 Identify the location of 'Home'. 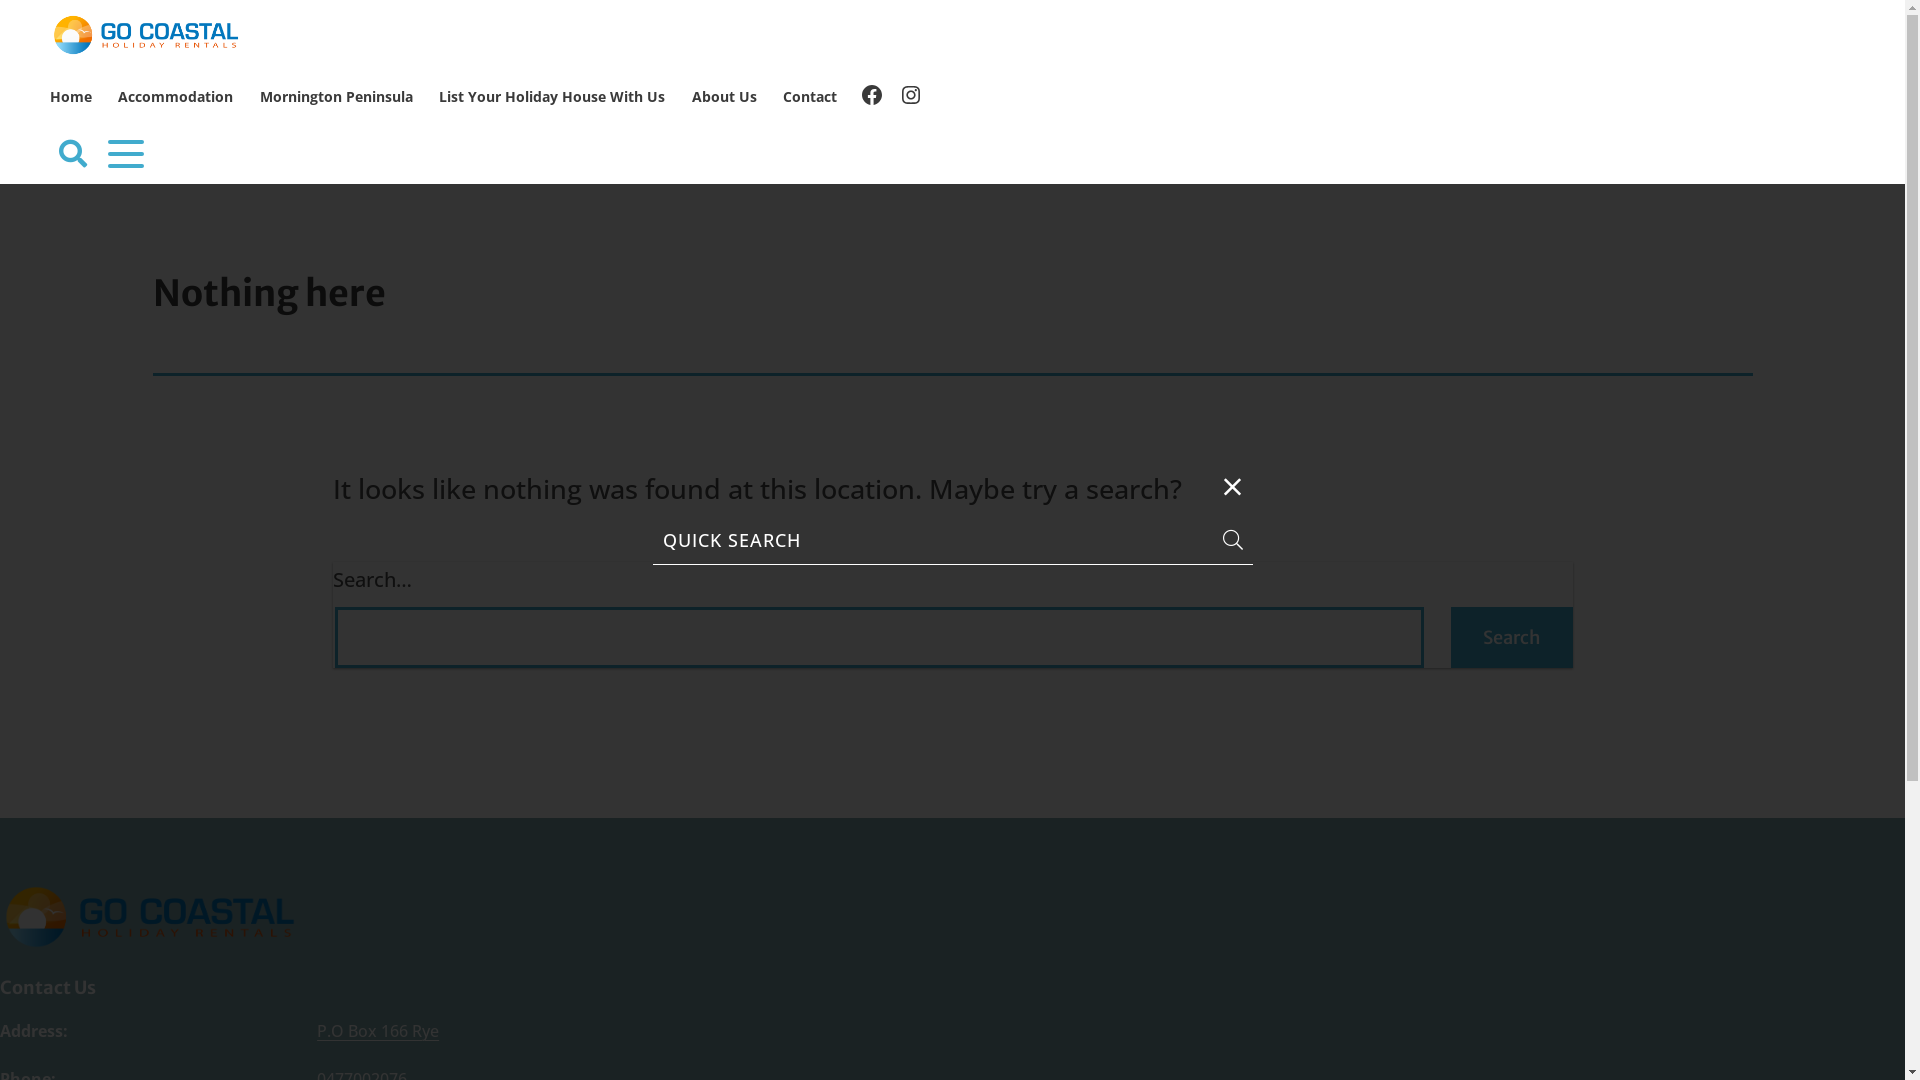
(71, 97).